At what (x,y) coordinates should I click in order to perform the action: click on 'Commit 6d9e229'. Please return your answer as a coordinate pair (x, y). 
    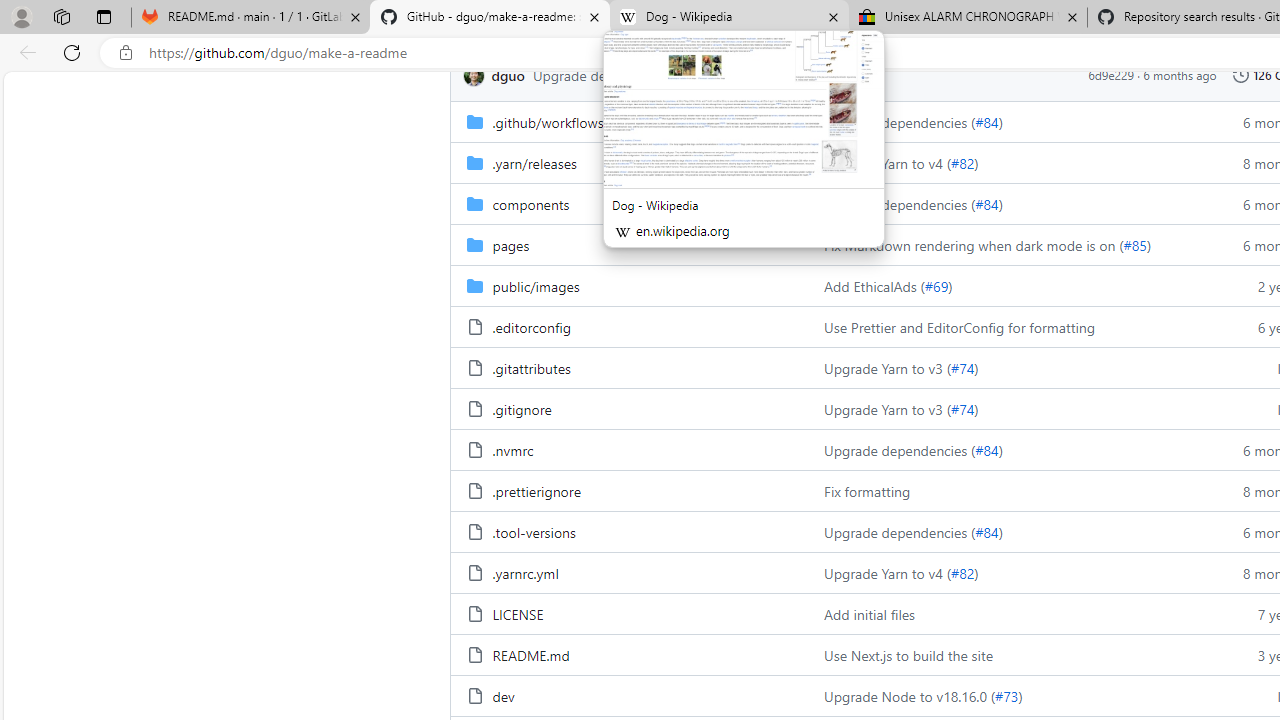
    Looking at the image, I should click on (1110, 74).